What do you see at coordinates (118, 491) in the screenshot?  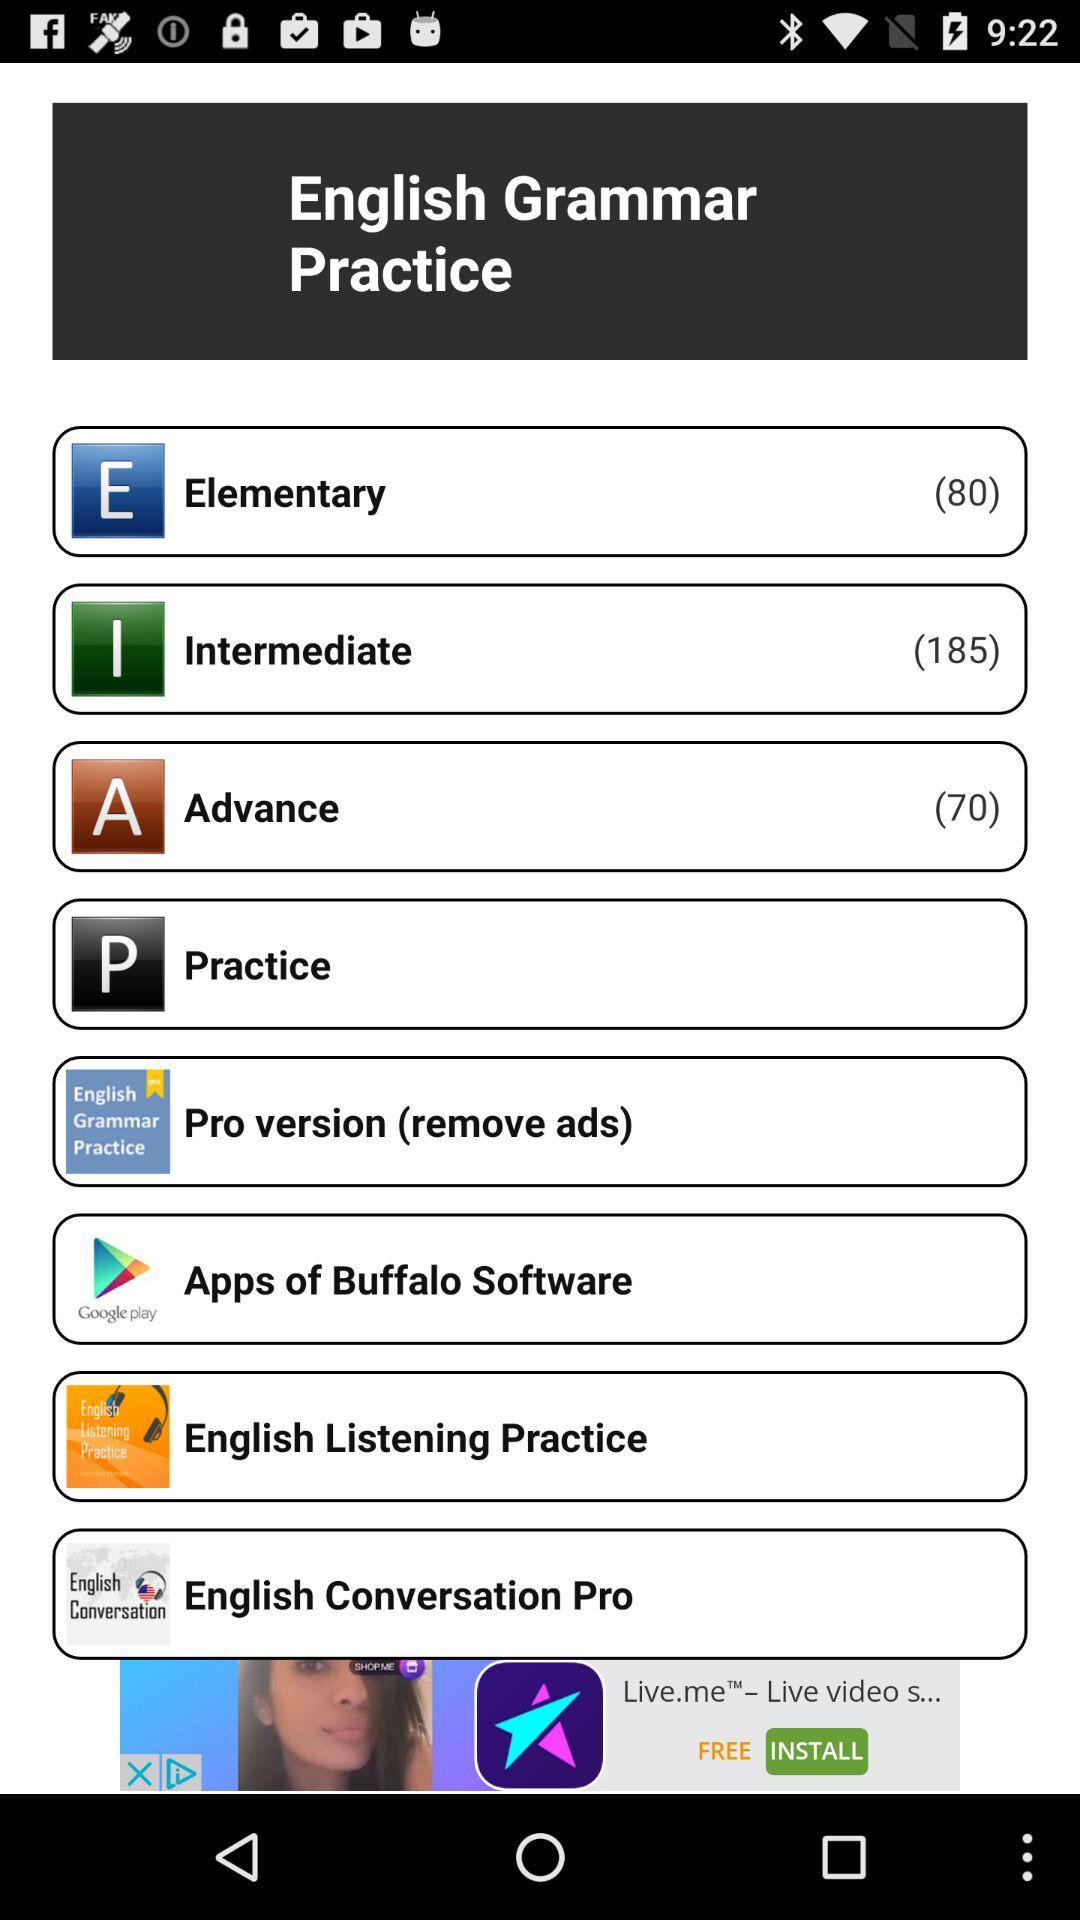 I see `the icon which is left side of the elementary` at bounding box center [118, 491].